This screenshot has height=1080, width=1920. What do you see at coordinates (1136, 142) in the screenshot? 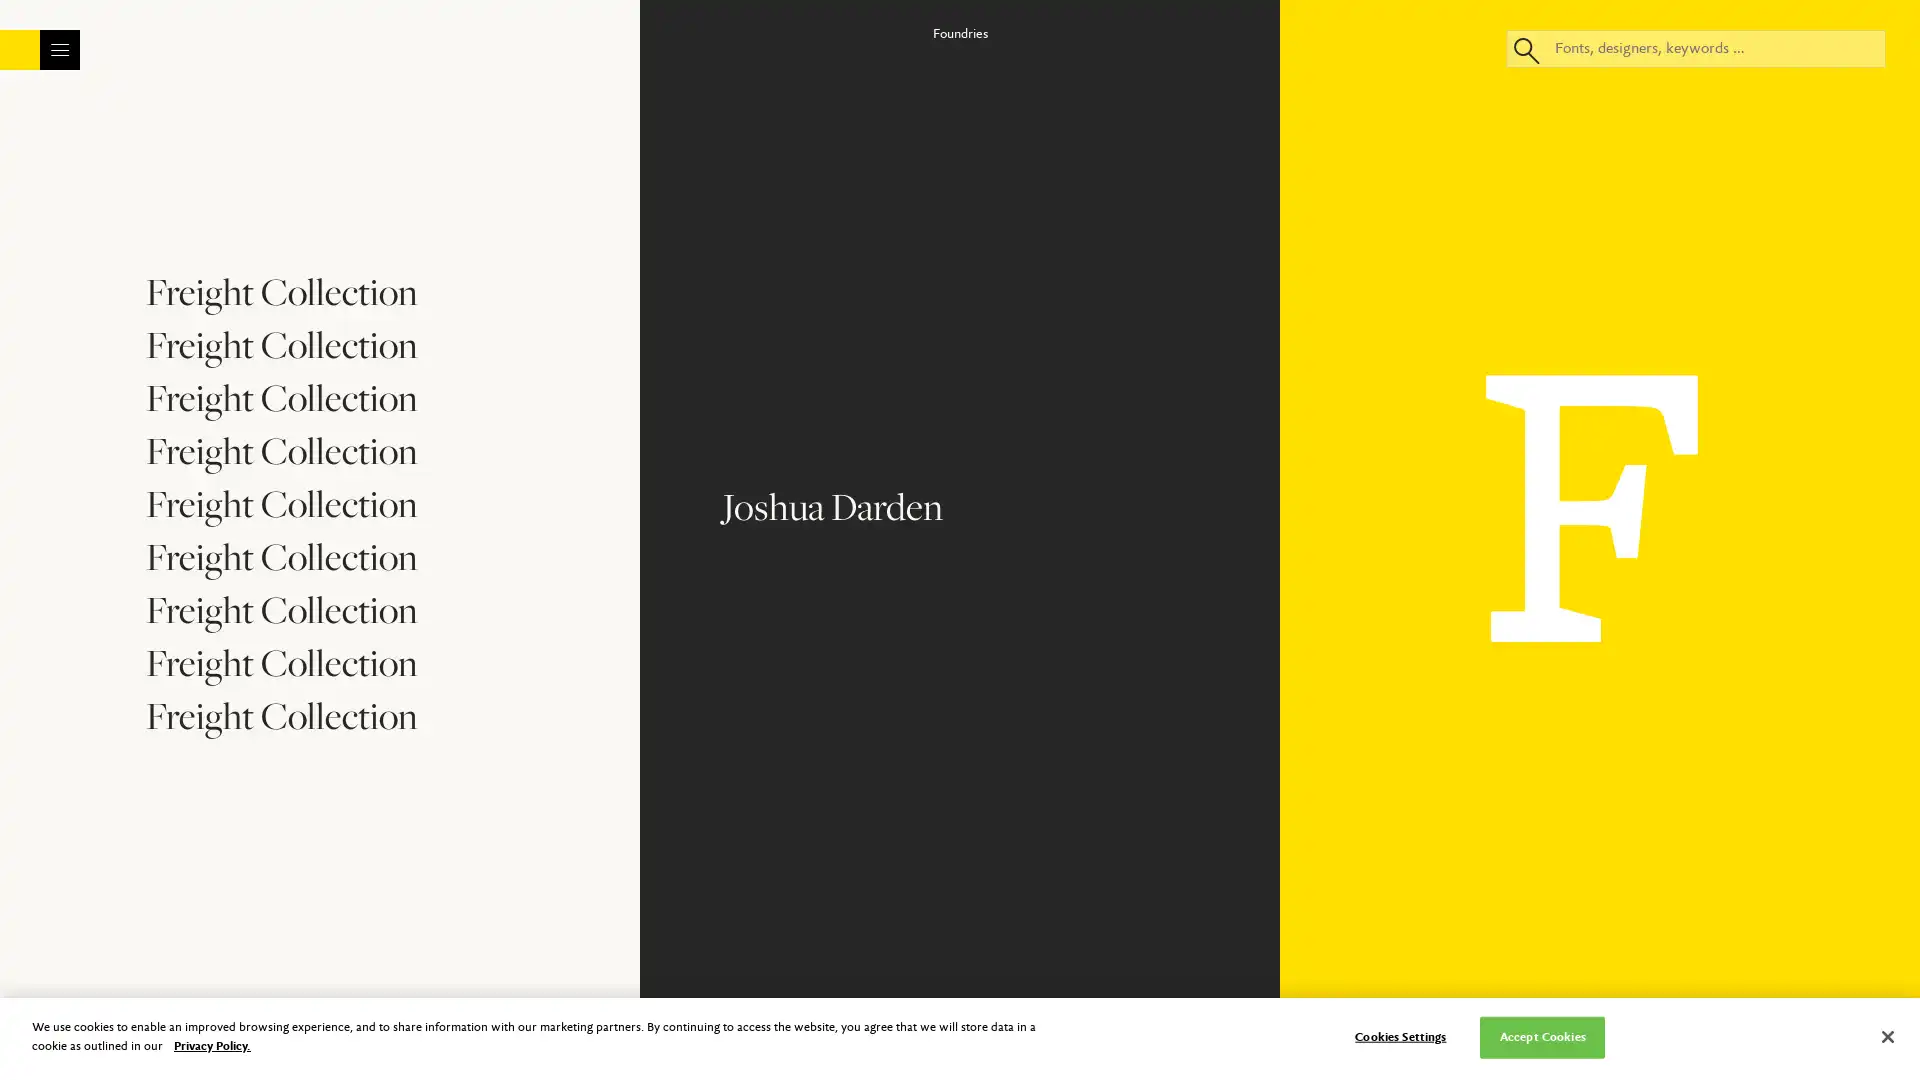
I see `Close` at bounding box center [1136, 142].